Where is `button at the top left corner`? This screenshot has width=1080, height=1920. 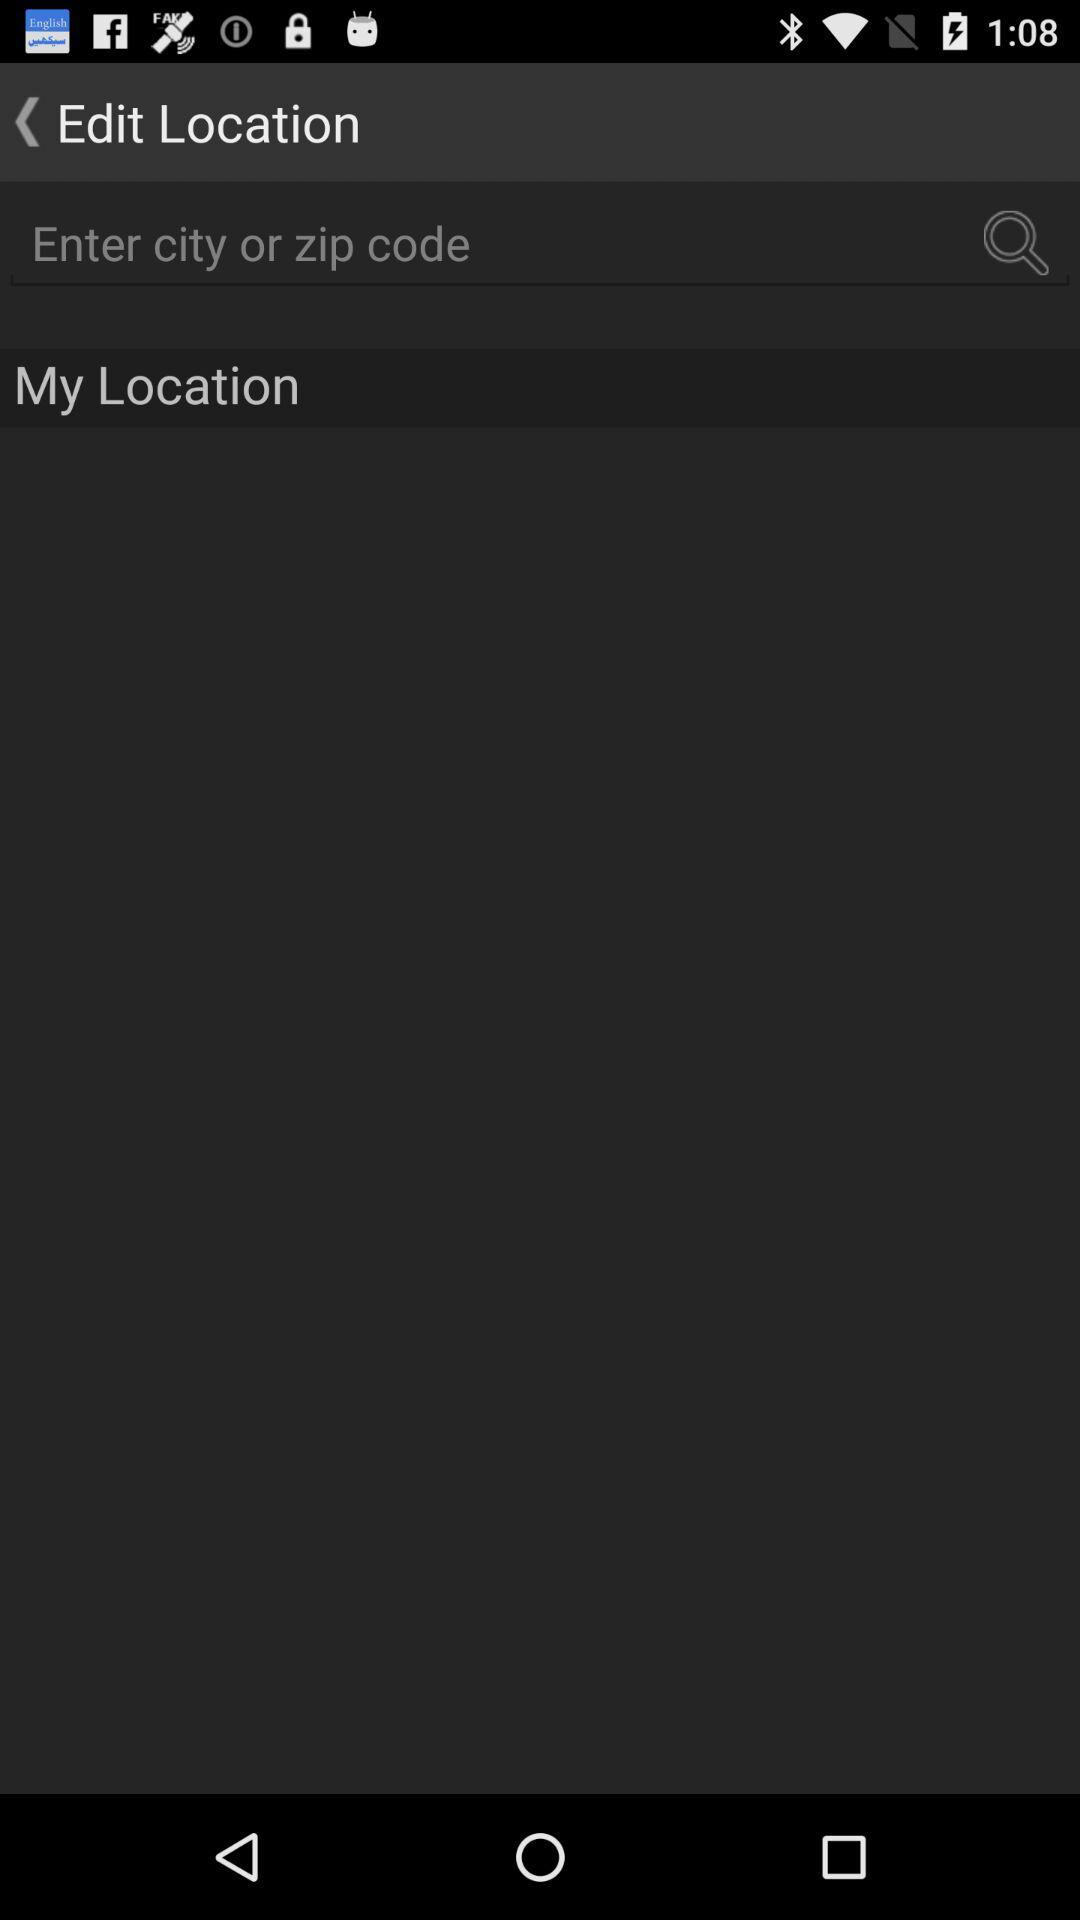
button at the top left corner is located at coordinates (180, 120).